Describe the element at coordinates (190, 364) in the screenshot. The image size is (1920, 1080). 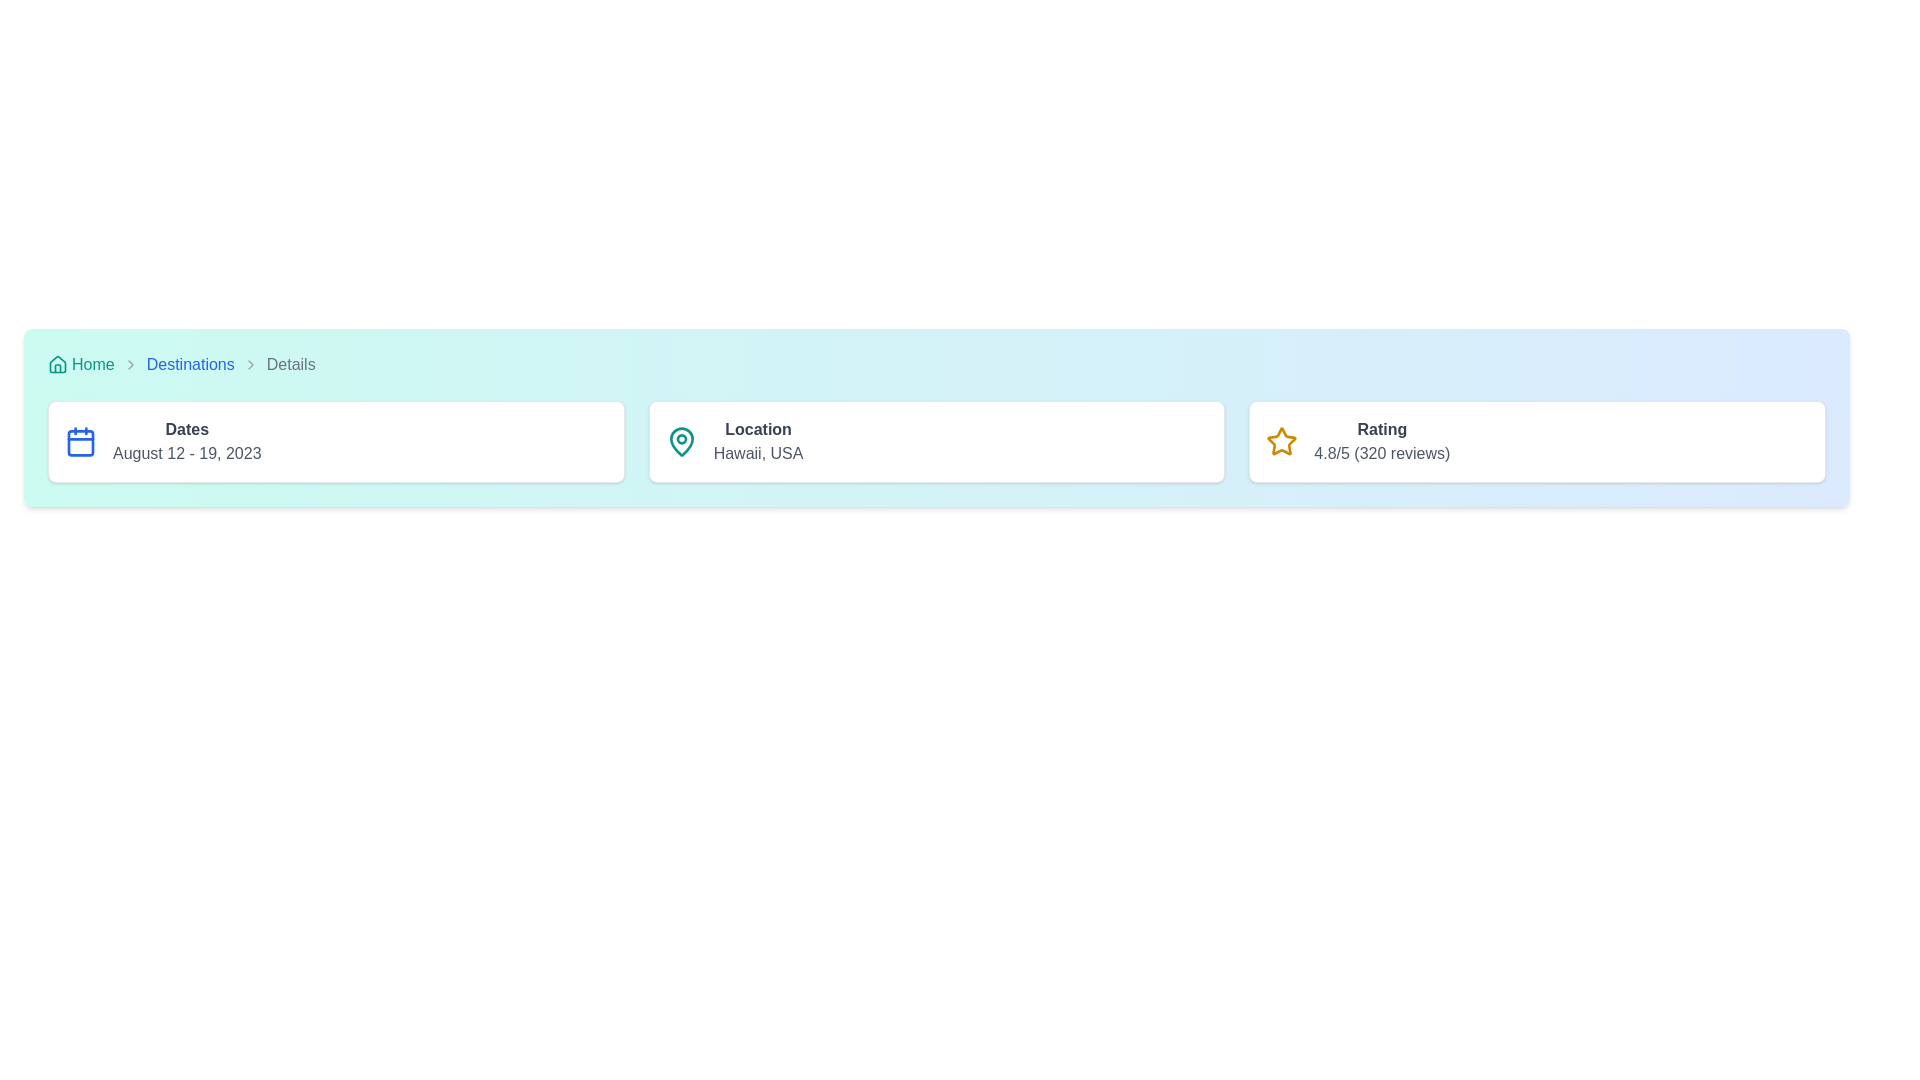
I see `the clickable text link` at that location.